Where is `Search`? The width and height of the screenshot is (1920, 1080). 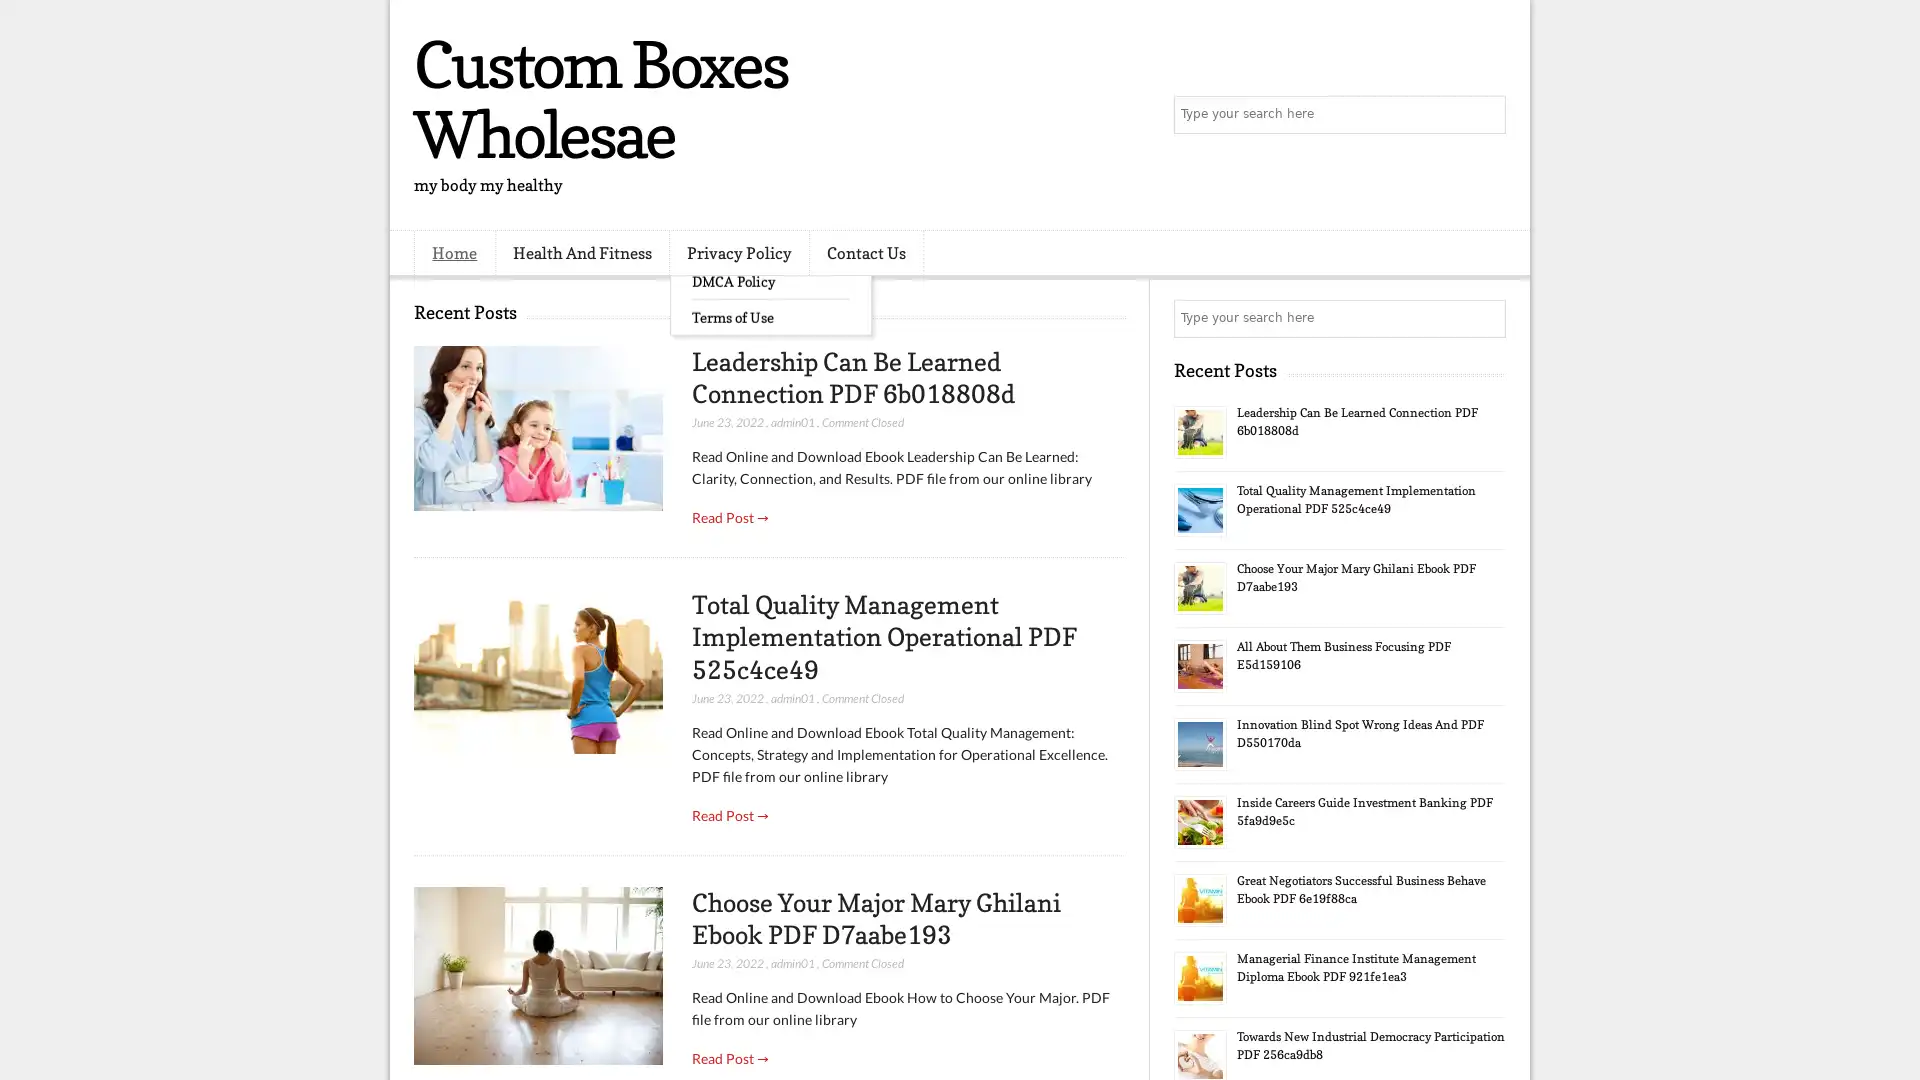
Search is located at coordinates (1485, 318).